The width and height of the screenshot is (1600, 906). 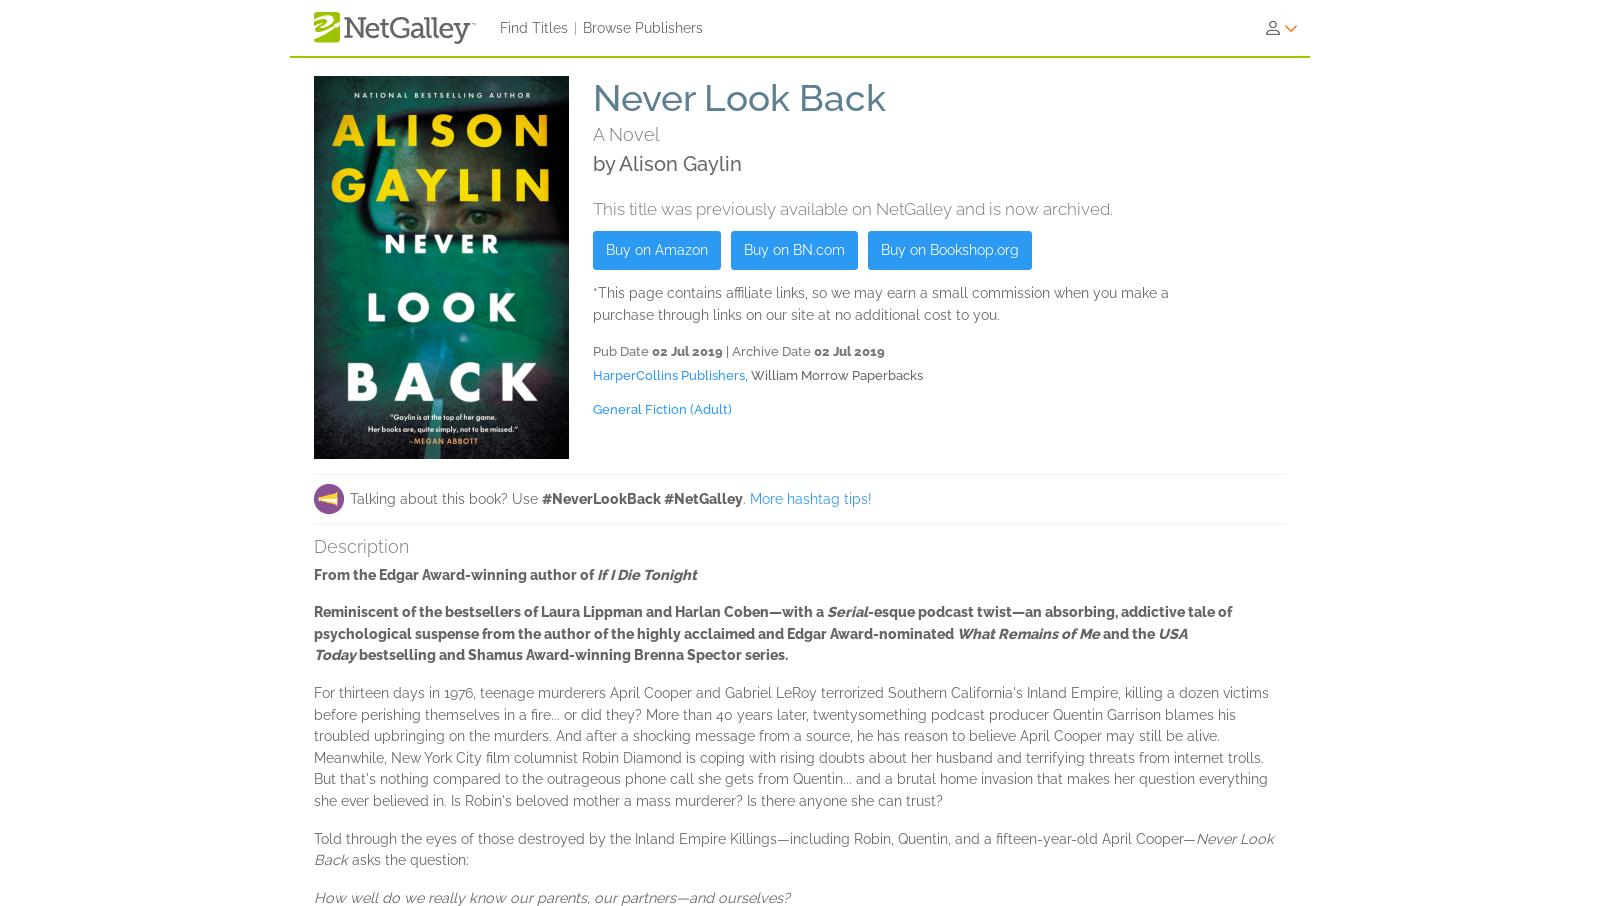 I want to click on 'www.netgalley.de', so click(x=1216, y=897).